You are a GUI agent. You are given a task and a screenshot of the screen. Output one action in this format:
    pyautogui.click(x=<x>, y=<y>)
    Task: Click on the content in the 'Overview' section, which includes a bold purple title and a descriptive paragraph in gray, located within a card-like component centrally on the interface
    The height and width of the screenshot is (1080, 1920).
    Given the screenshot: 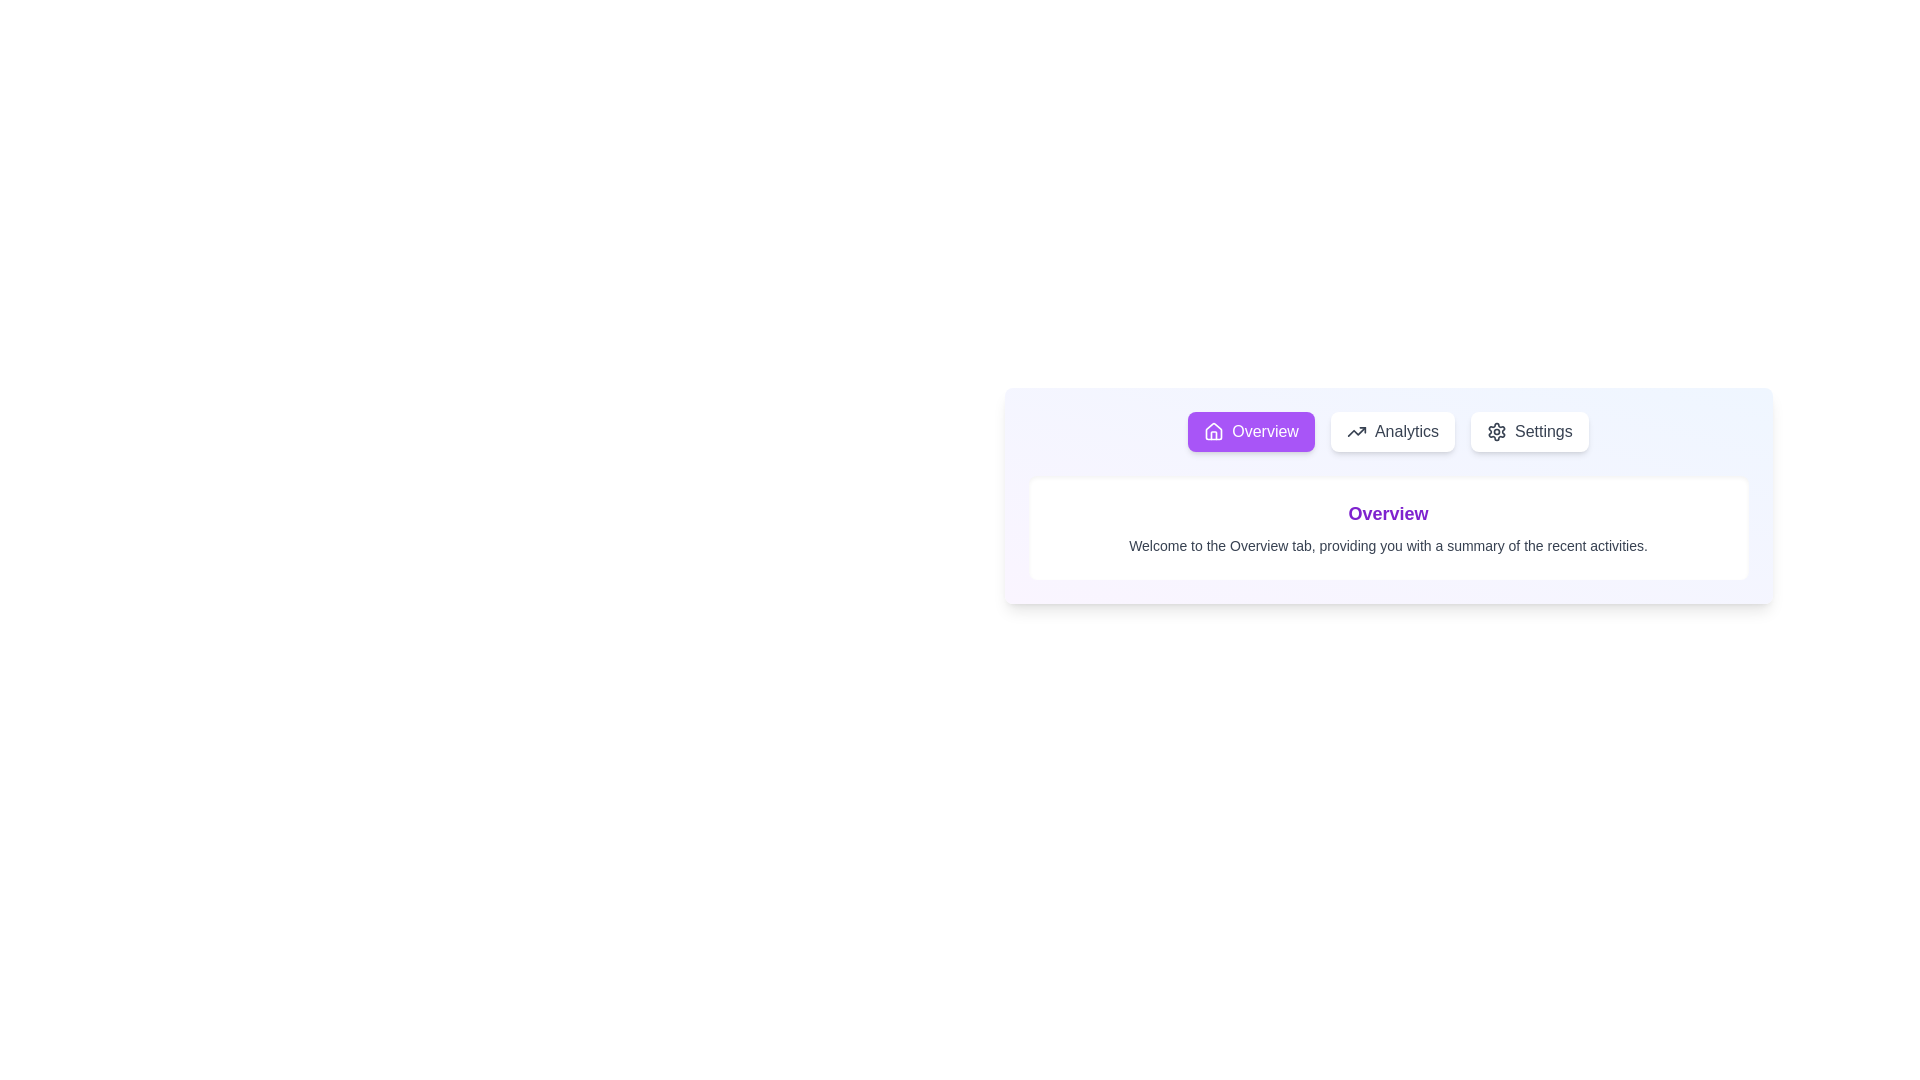 What is the action you would take?
    pyautogui.click(x=1387, y=527)
    